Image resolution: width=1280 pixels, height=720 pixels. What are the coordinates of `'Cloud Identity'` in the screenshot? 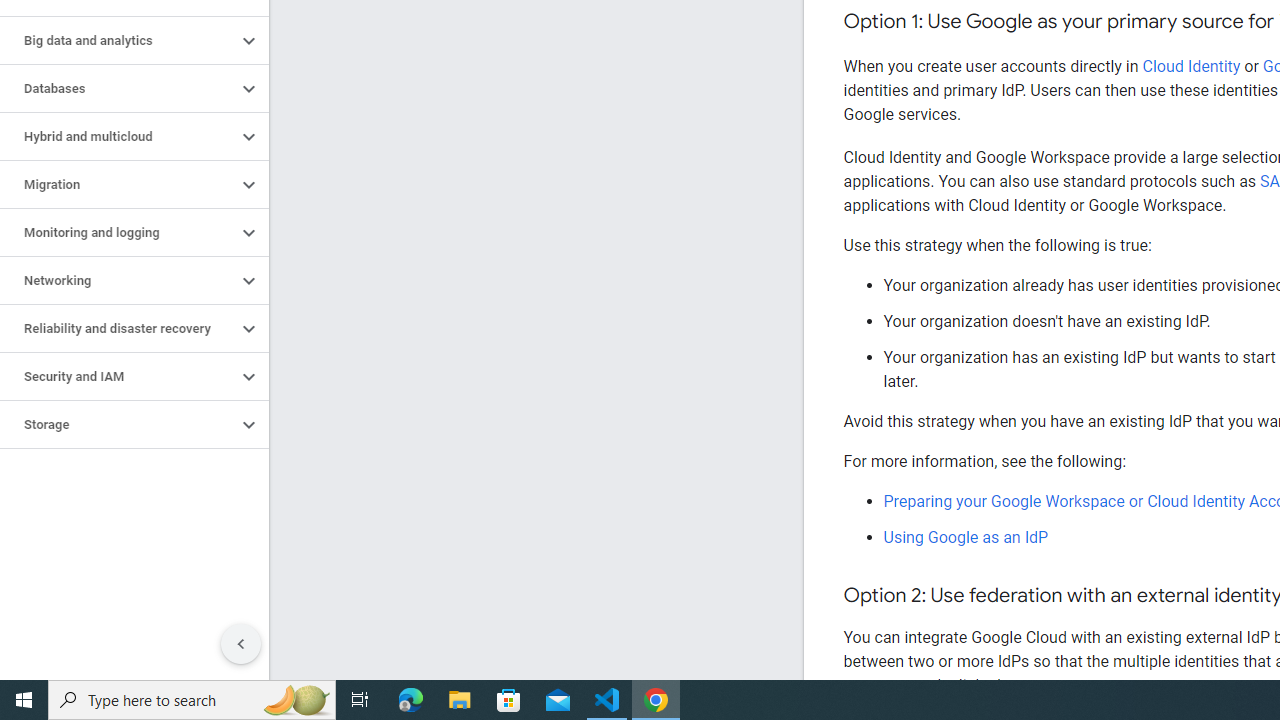 It's located at (1191, 65).